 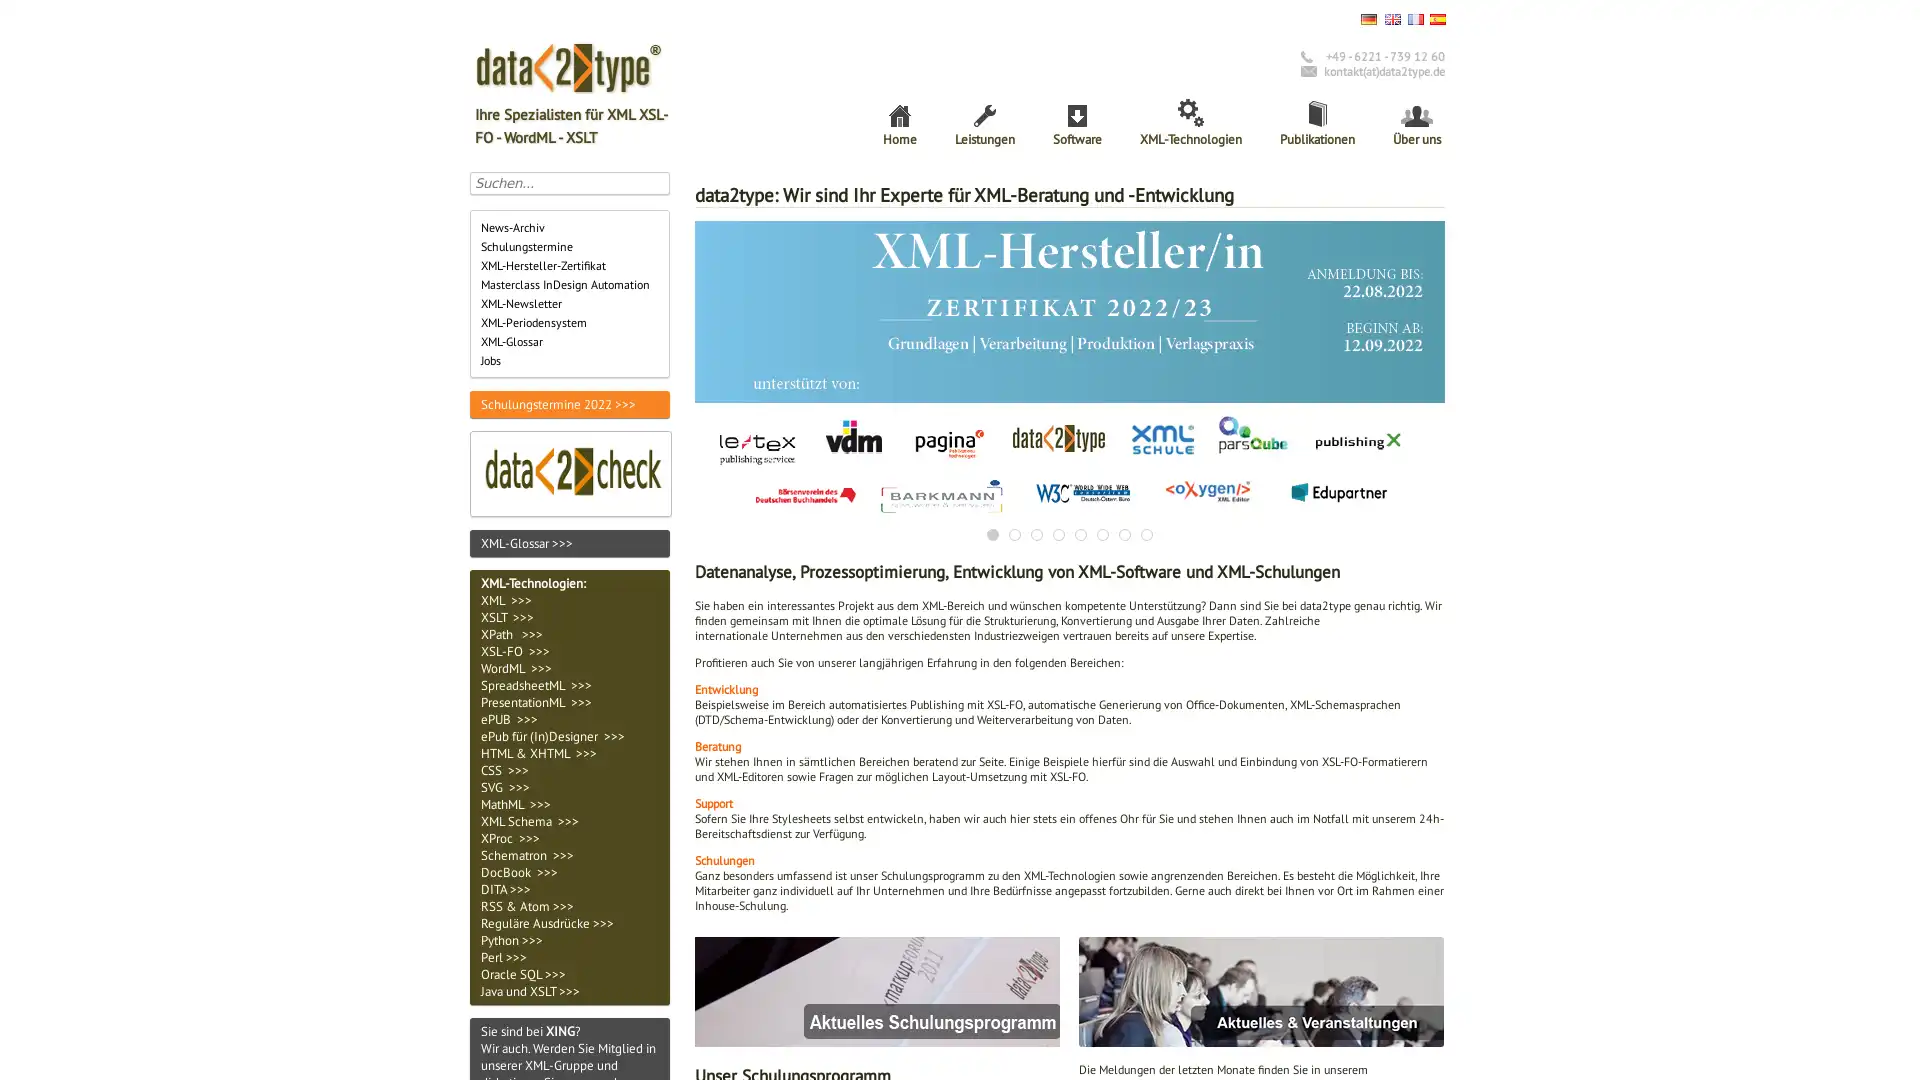 I want to click on Carousel Page 6, so click(x=1102, y=532).